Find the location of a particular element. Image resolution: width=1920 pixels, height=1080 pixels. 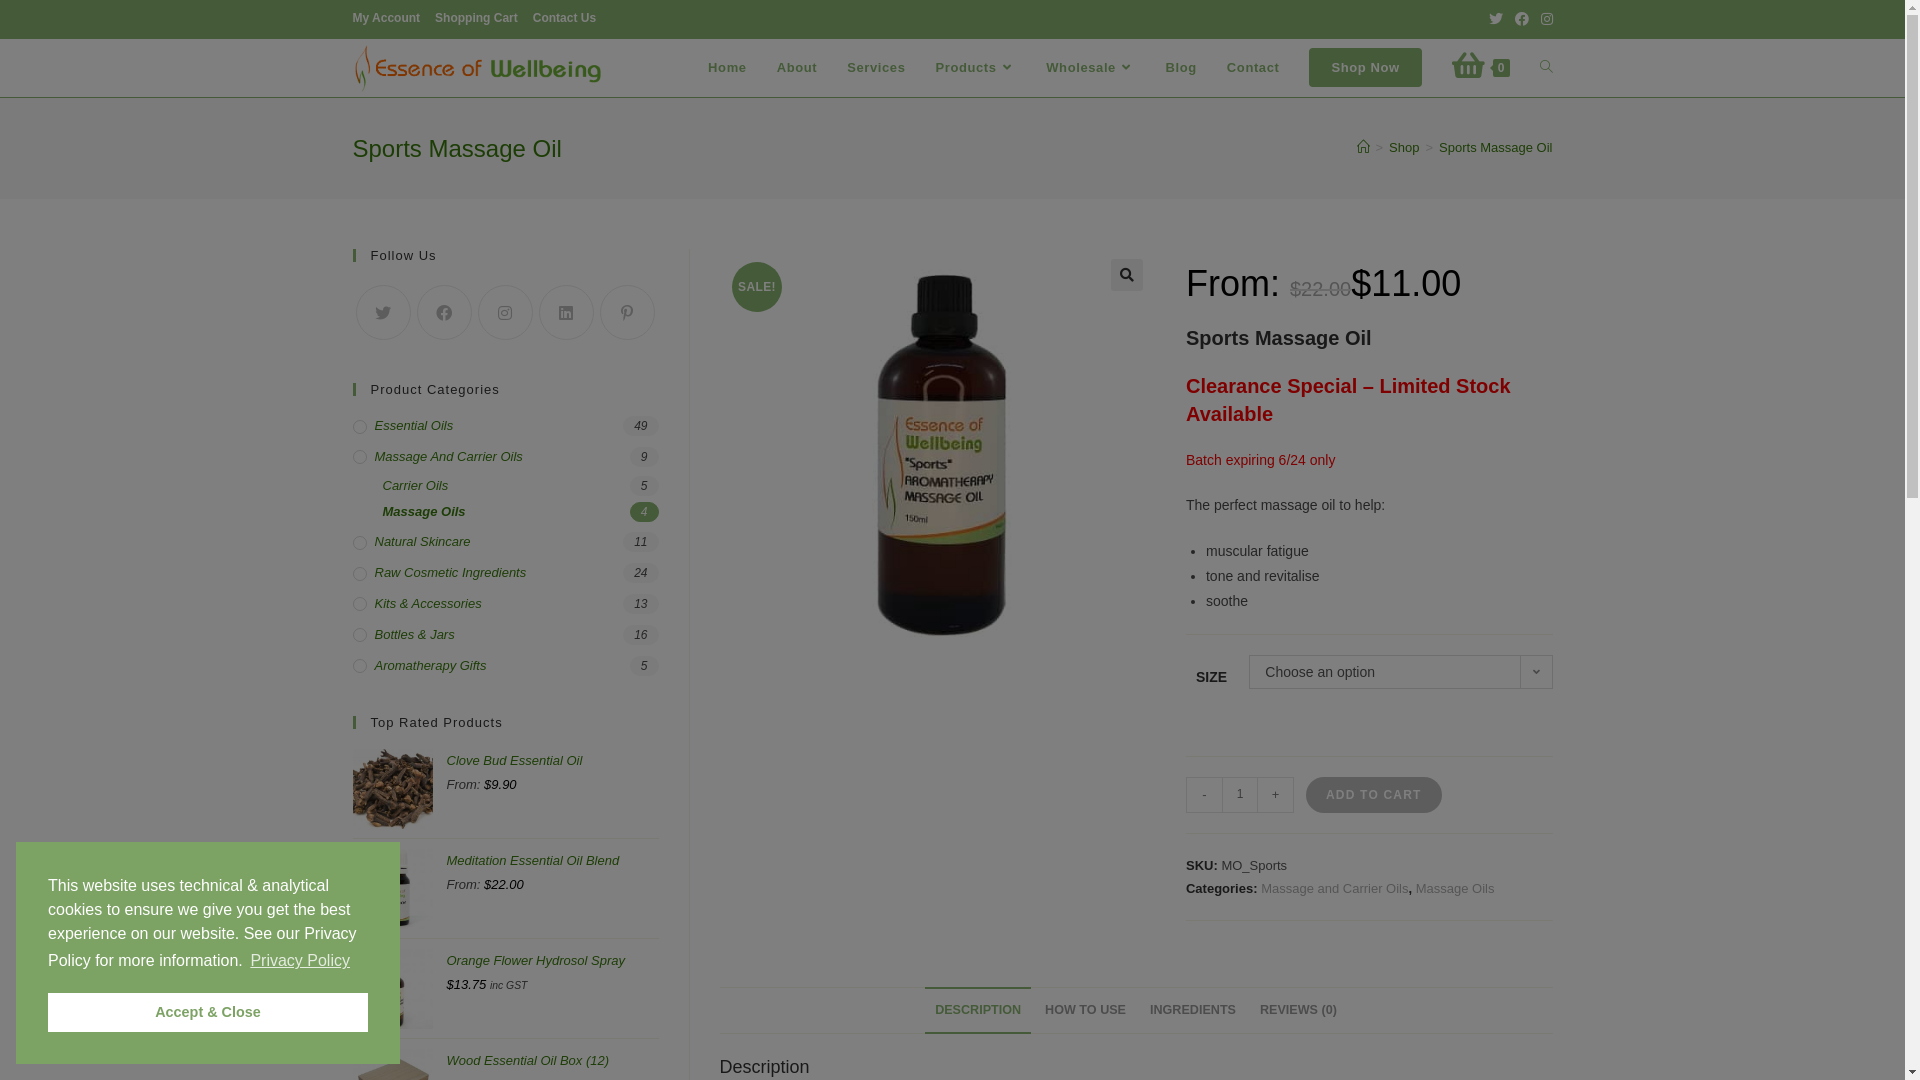

'Kits & Accessories' is located at coordinates (504, 603).